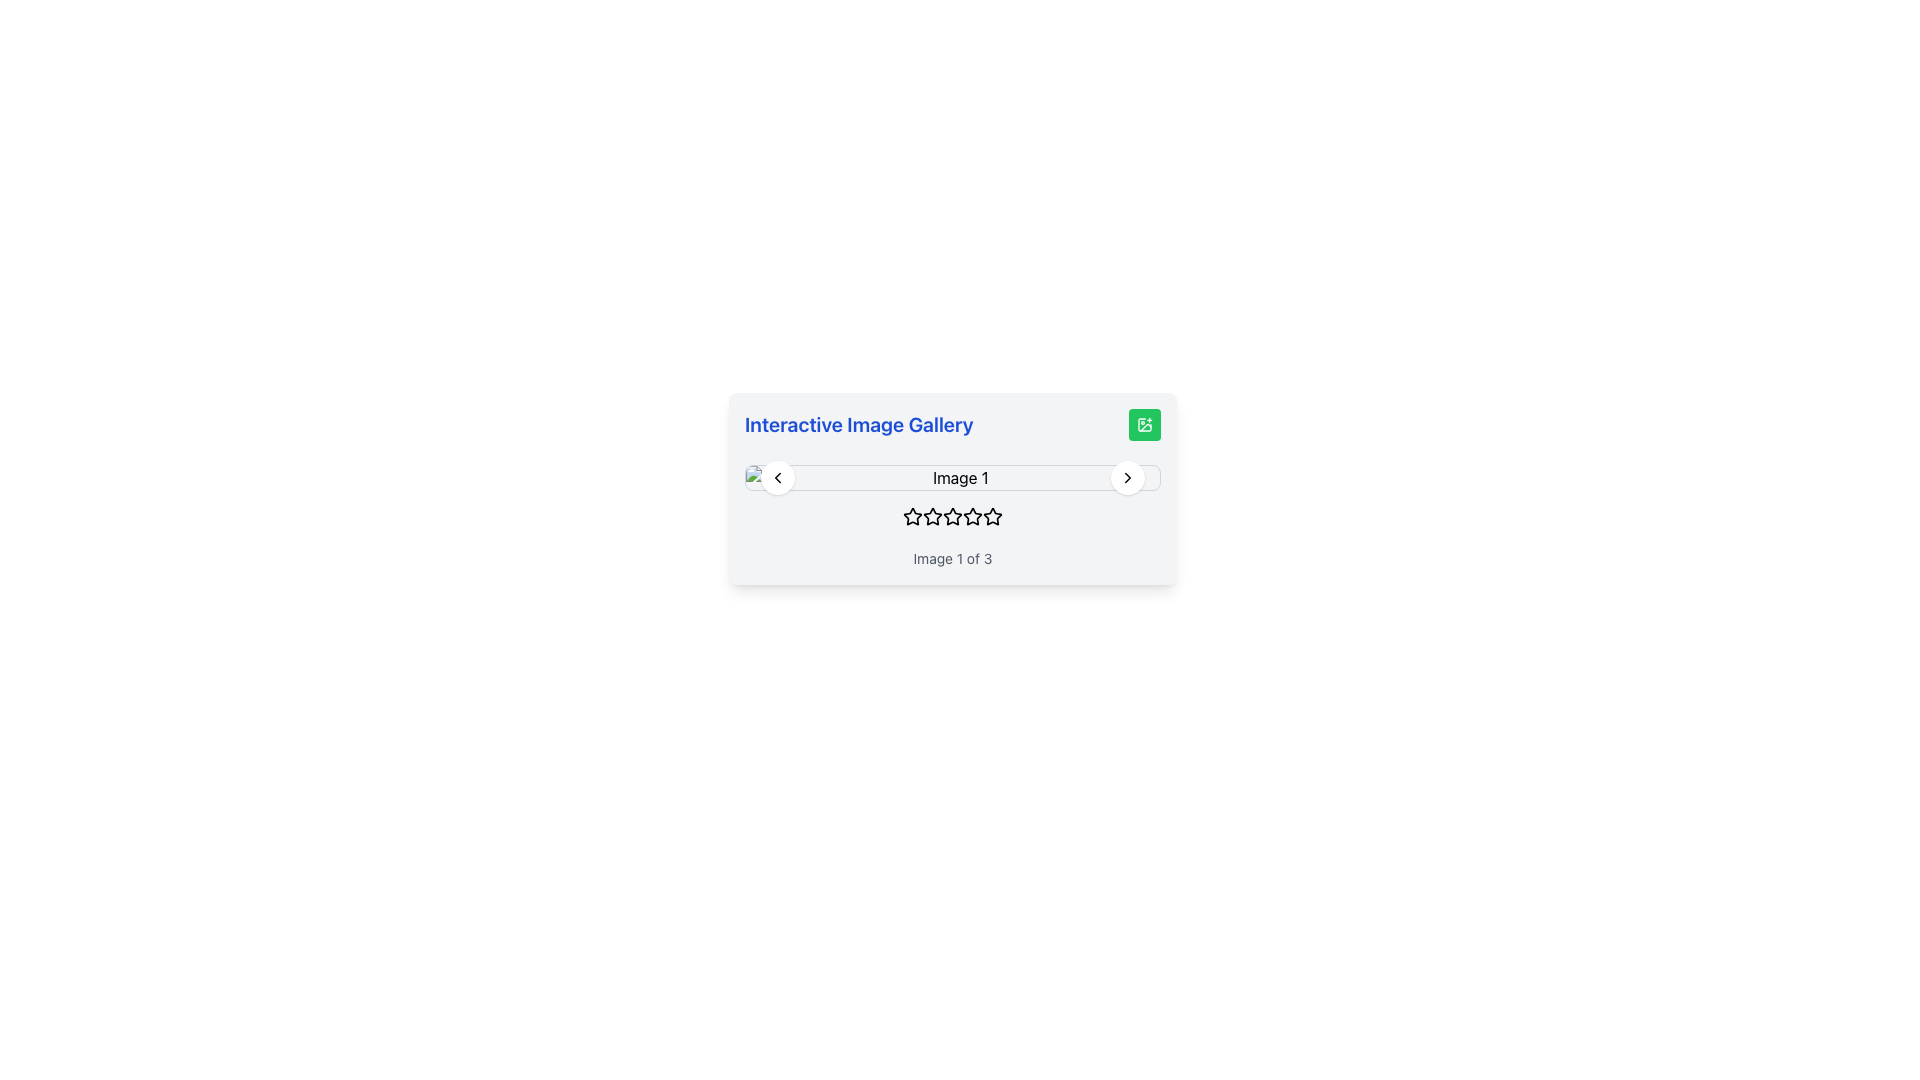 The height and width of the screenshot is (1080, 1920). I want to click on the first star in the star-based Rating component located below 'Image 1' and above 'Image 1 of 3' in the Interactive Image Gallery for keyboard interaction, so click(952, 519).